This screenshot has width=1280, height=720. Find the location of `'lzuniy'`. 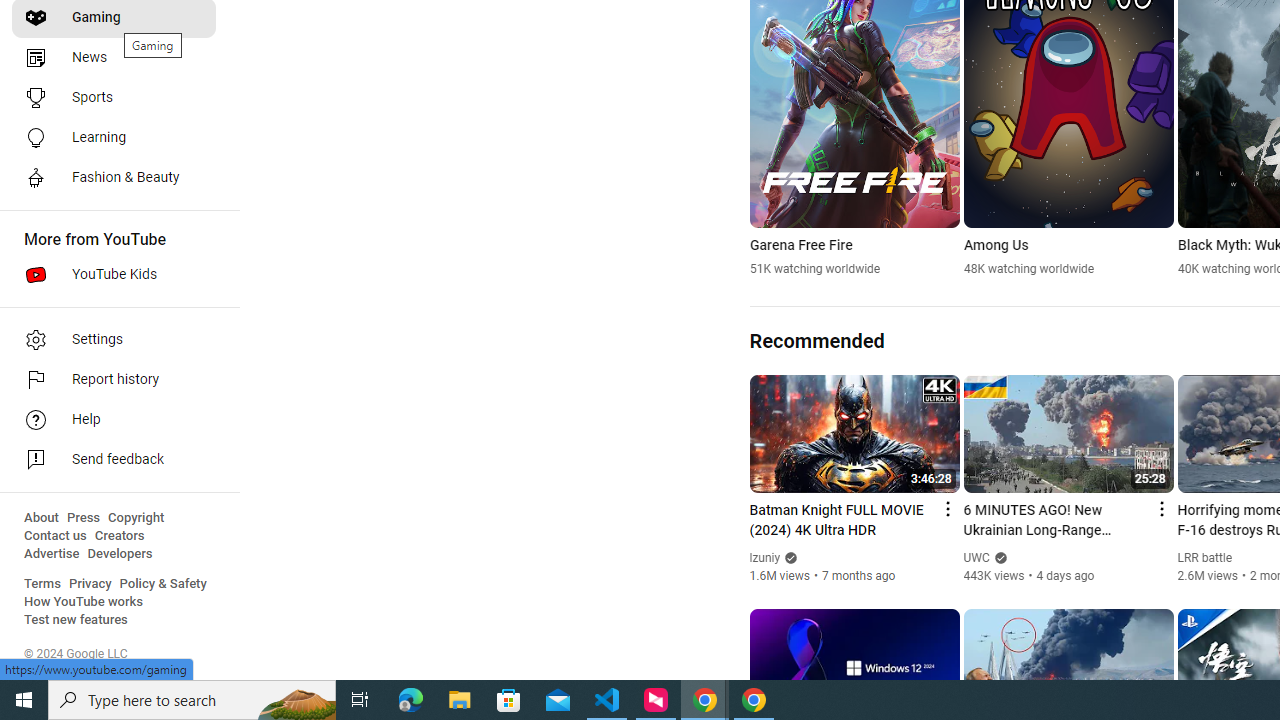

'lzuniy' is located at coordinates (764, 558).